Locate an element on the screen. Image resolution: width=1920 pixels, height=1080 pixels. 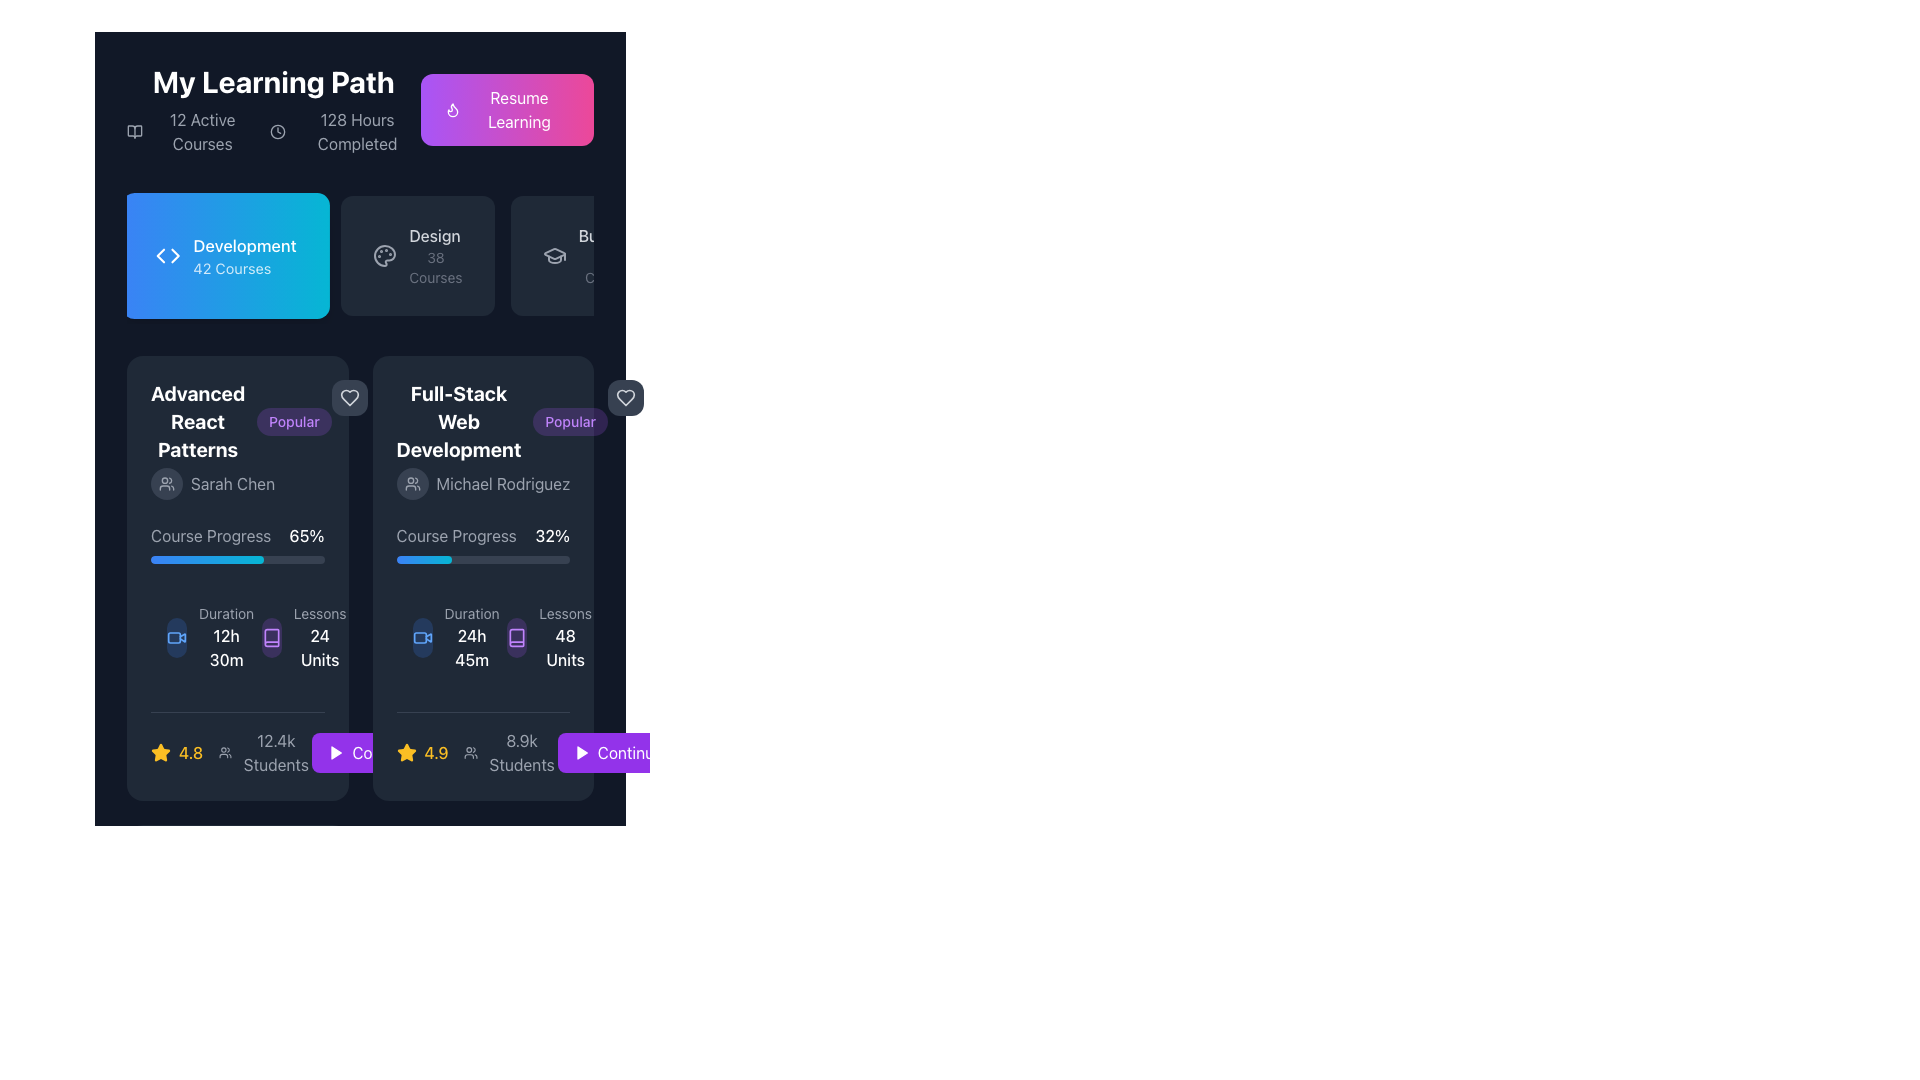
the text and icon displaying the count of students enrolled in the 'Full-Stack Web Development' course, located at the bottom of the course card, next to the star rating '4.9' and the 'Continue' button is located at coordinates (511, 752).